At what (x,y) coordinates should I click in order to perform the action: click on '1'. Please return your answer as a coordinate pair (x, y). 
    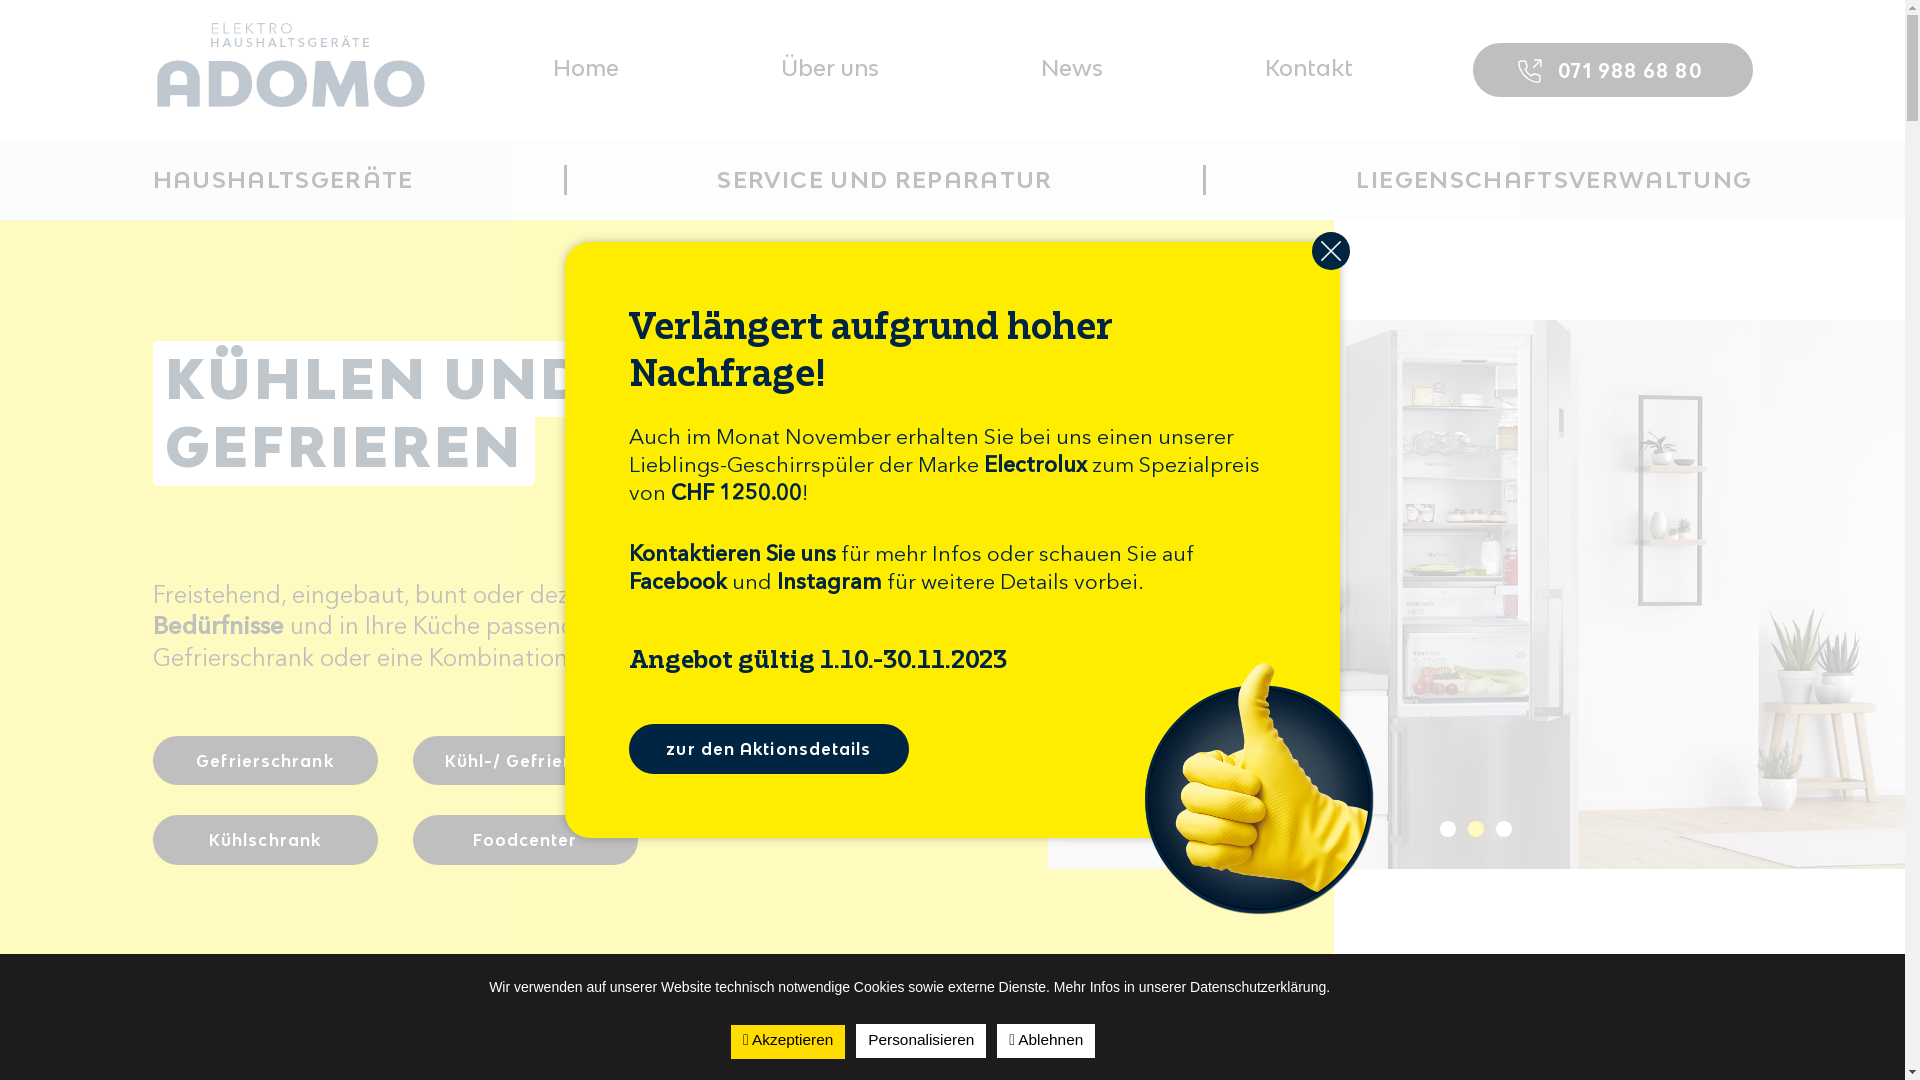
    Looking at the image, I should click on (1448, 829).